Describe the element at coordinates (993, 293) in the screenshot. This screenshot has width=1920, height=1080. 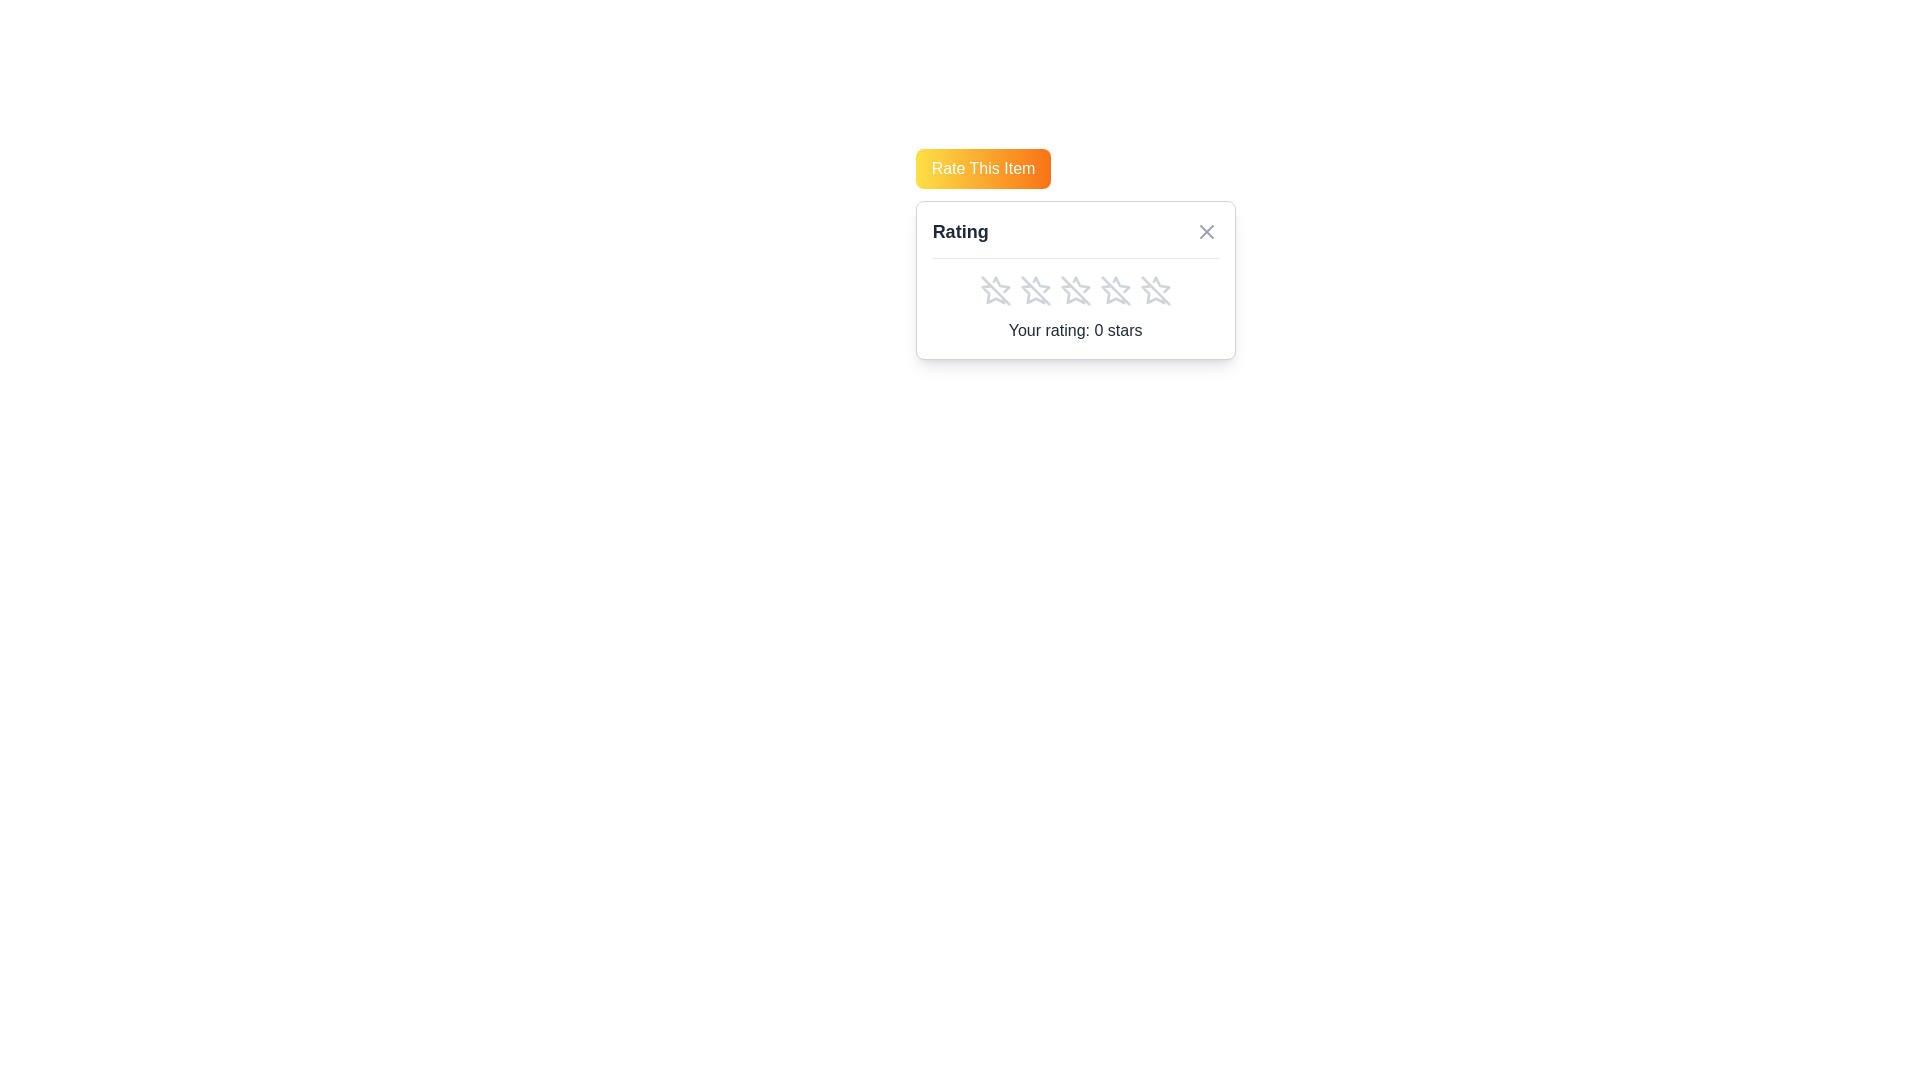
I see `the first star icon in the star rating system to rate the item` at that location.